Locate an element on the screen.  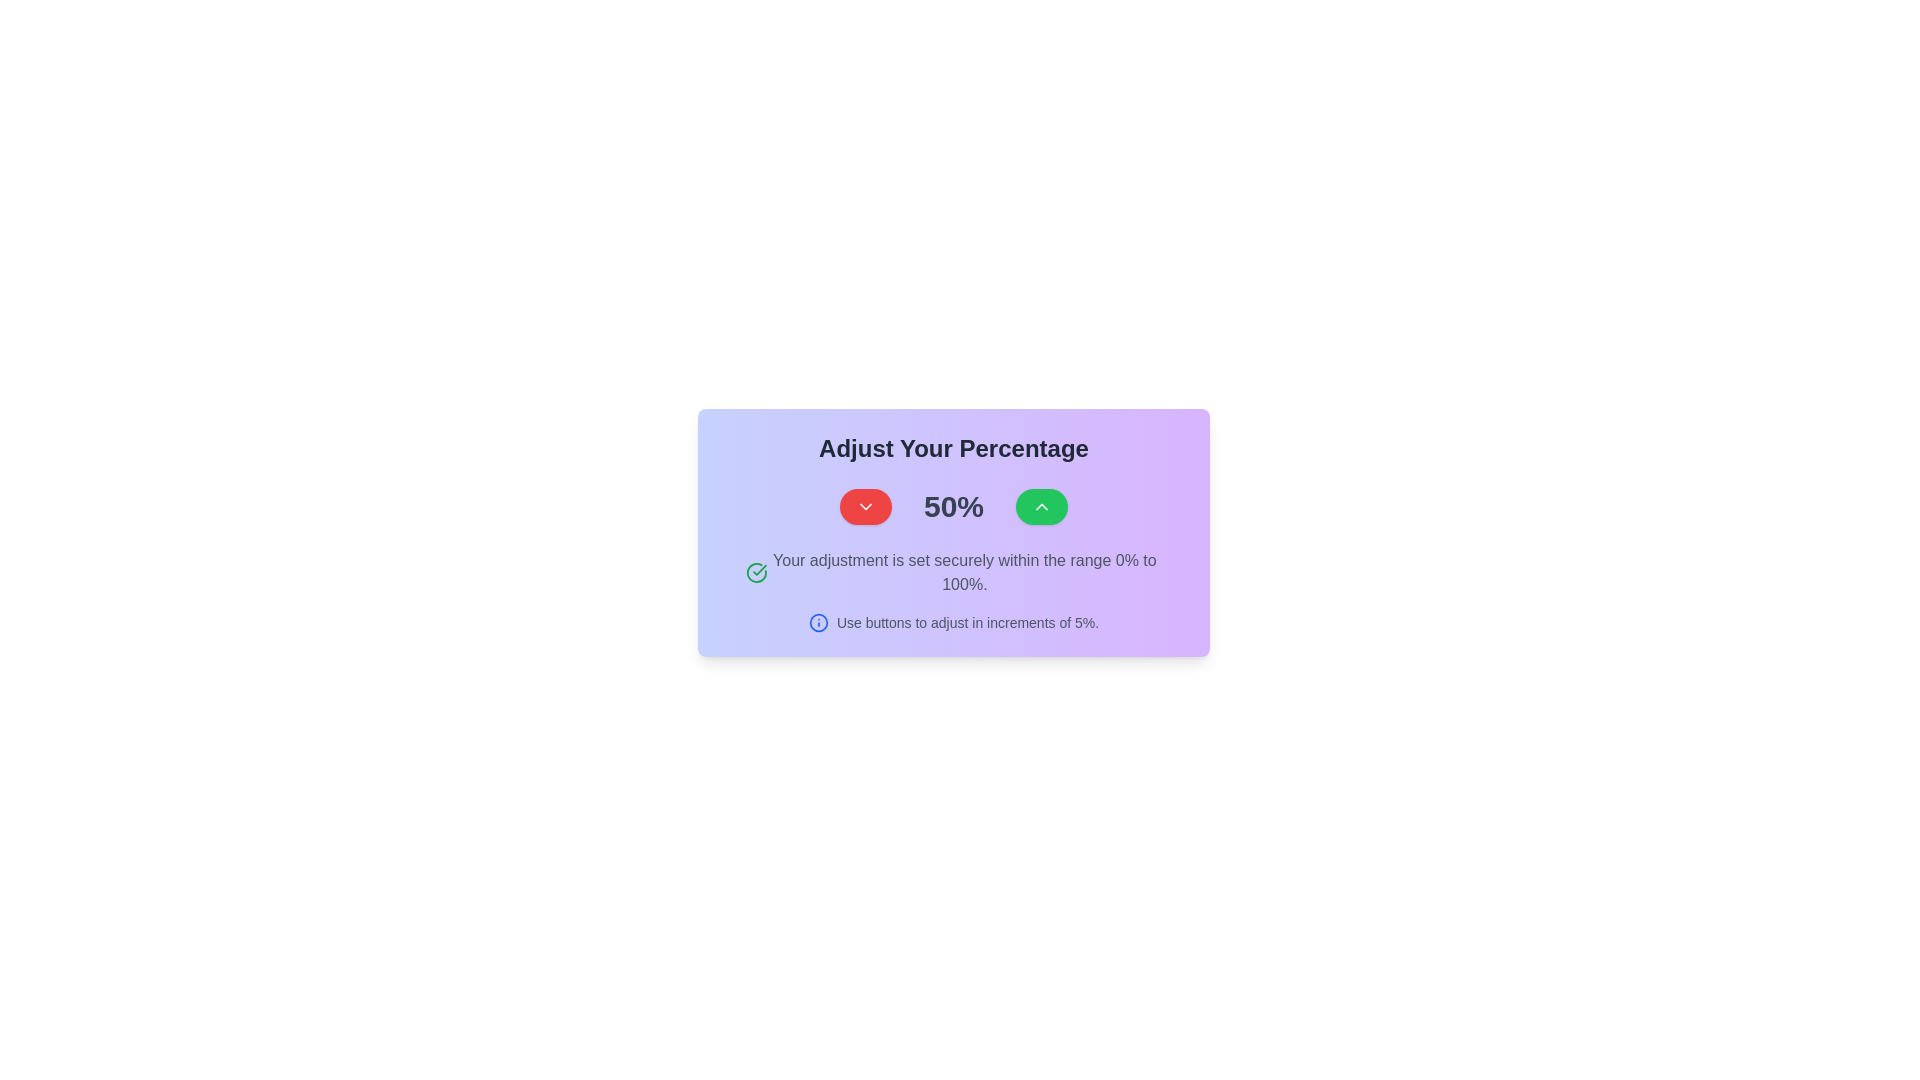
the informational text element that provides guidance on adjusting the percentage value by increments of 5%, located below the text 'Your adjustment is set securely within the range 0% to 100%.' is located at coordinates (953, 622).